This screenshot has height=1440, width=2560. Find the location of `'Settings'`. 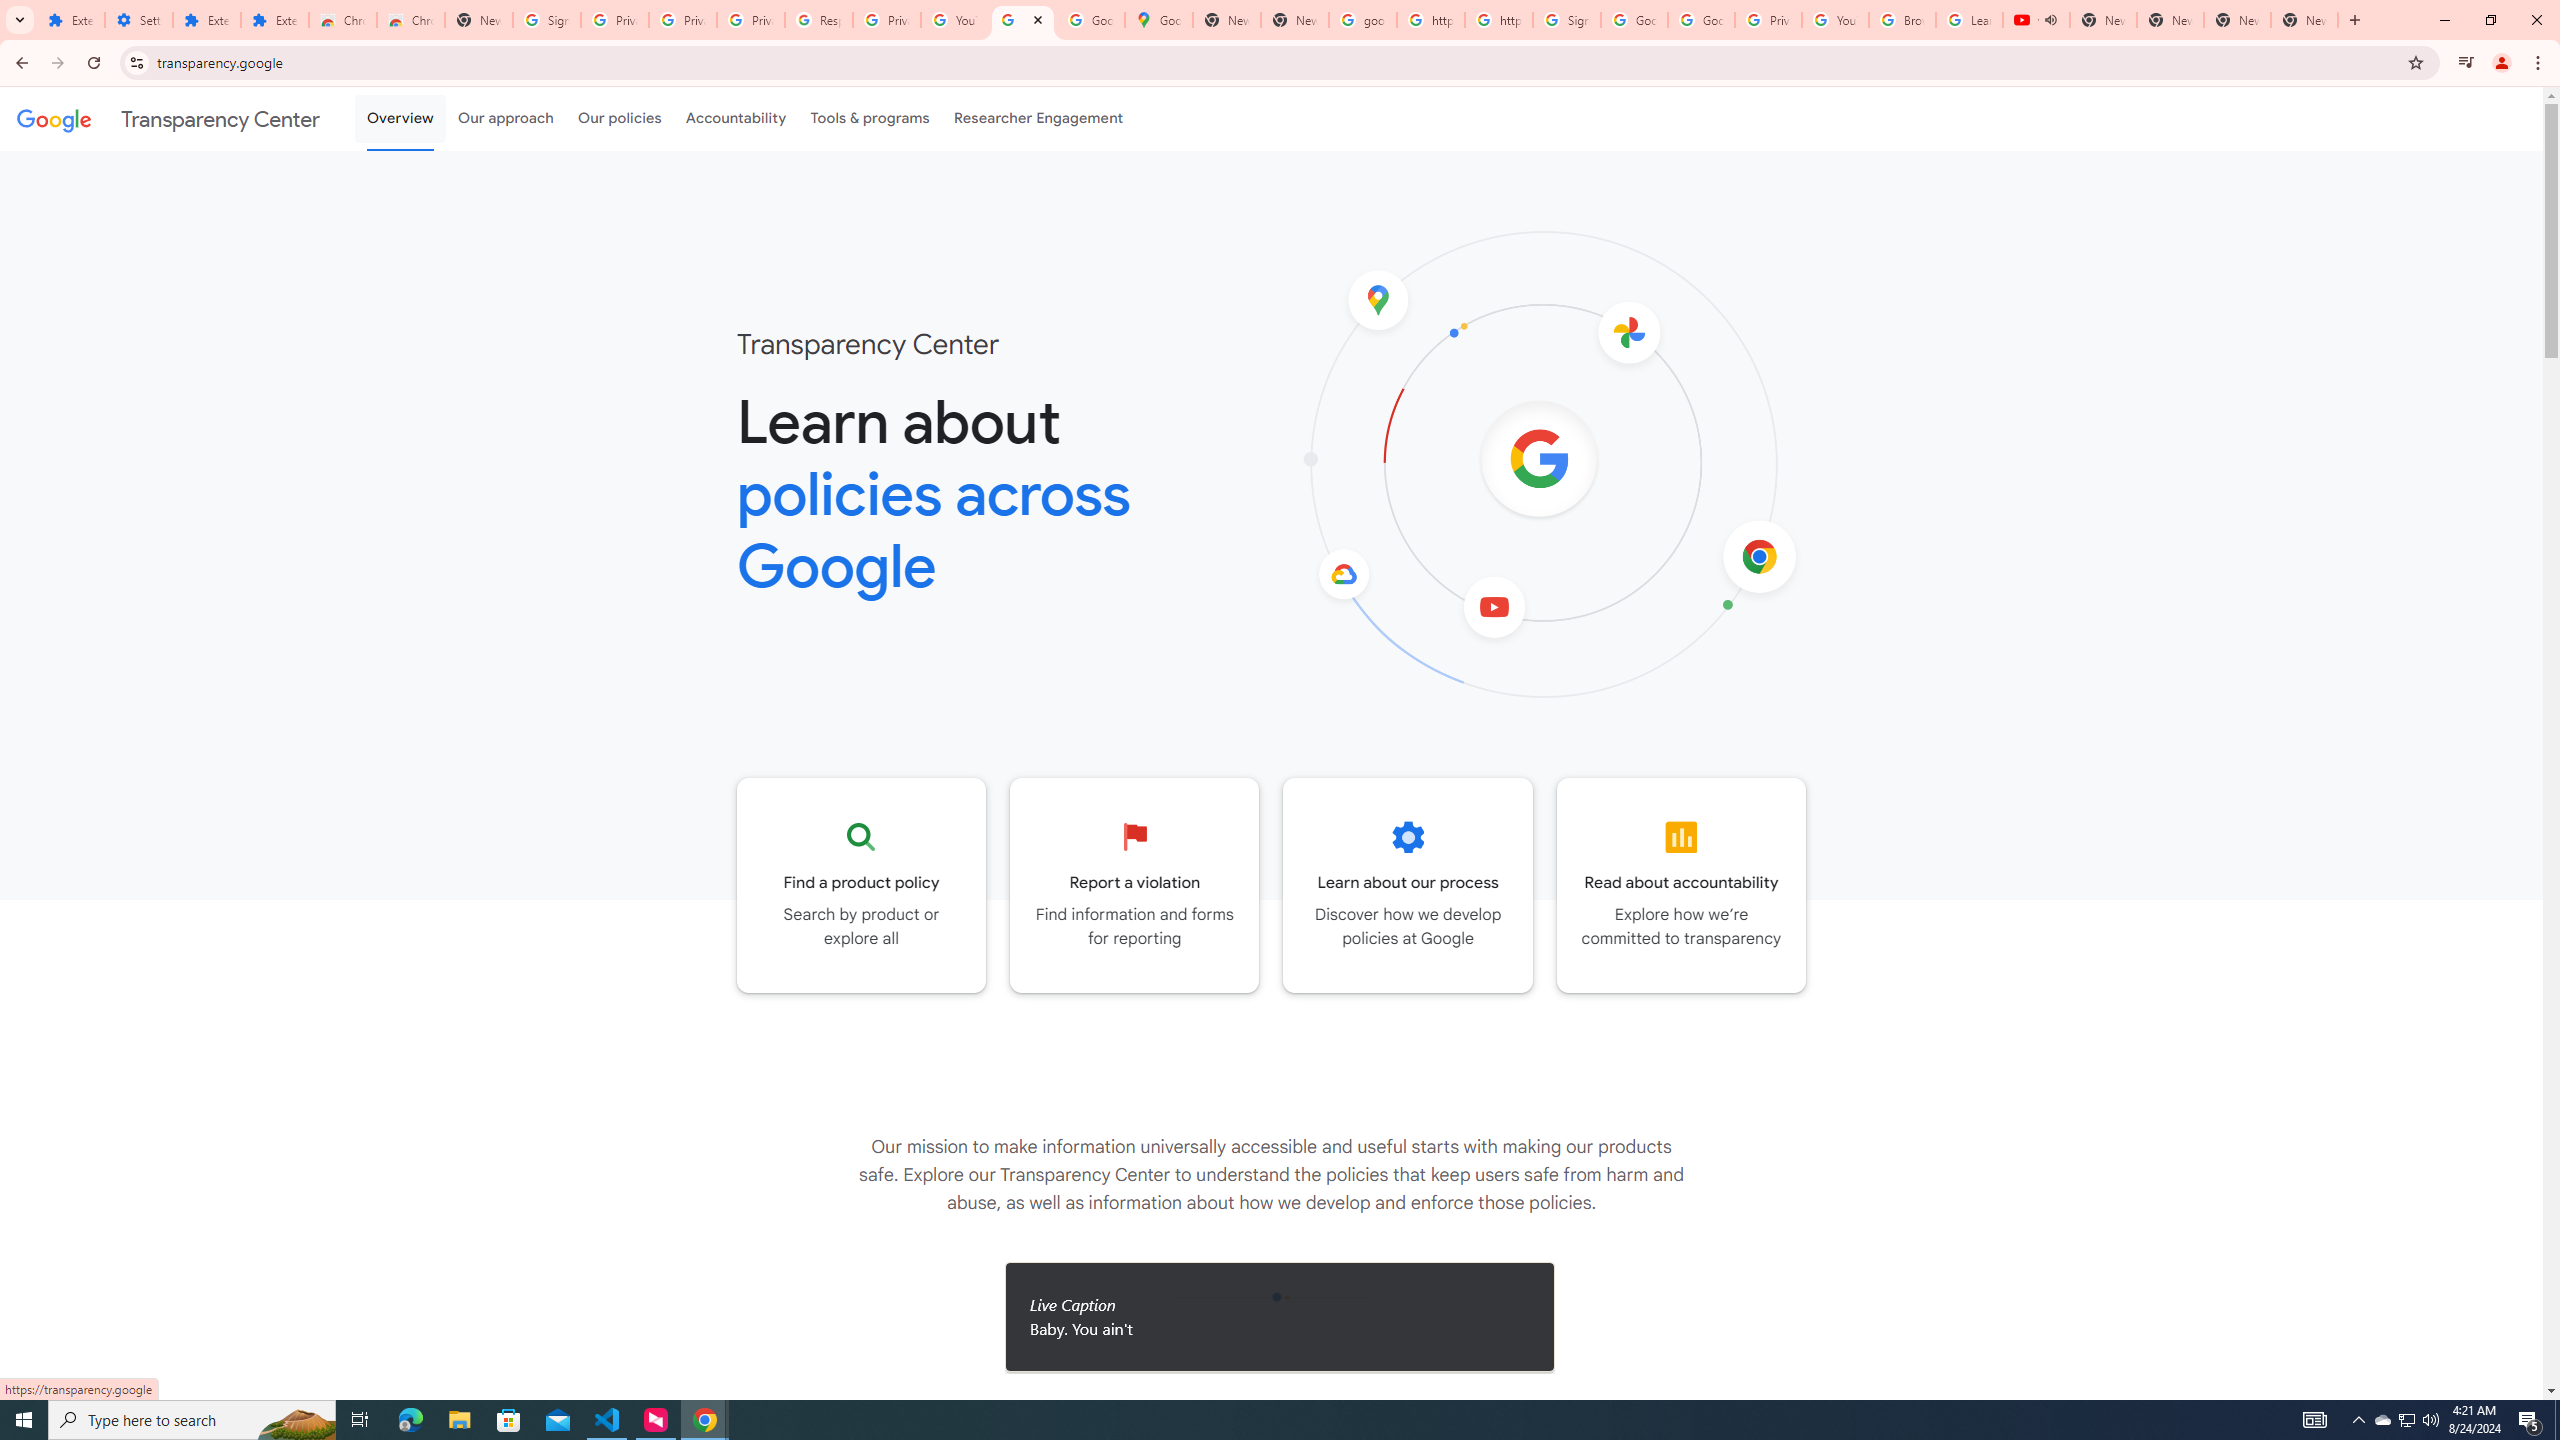

'Settings' is located at coordinates (138, 19).